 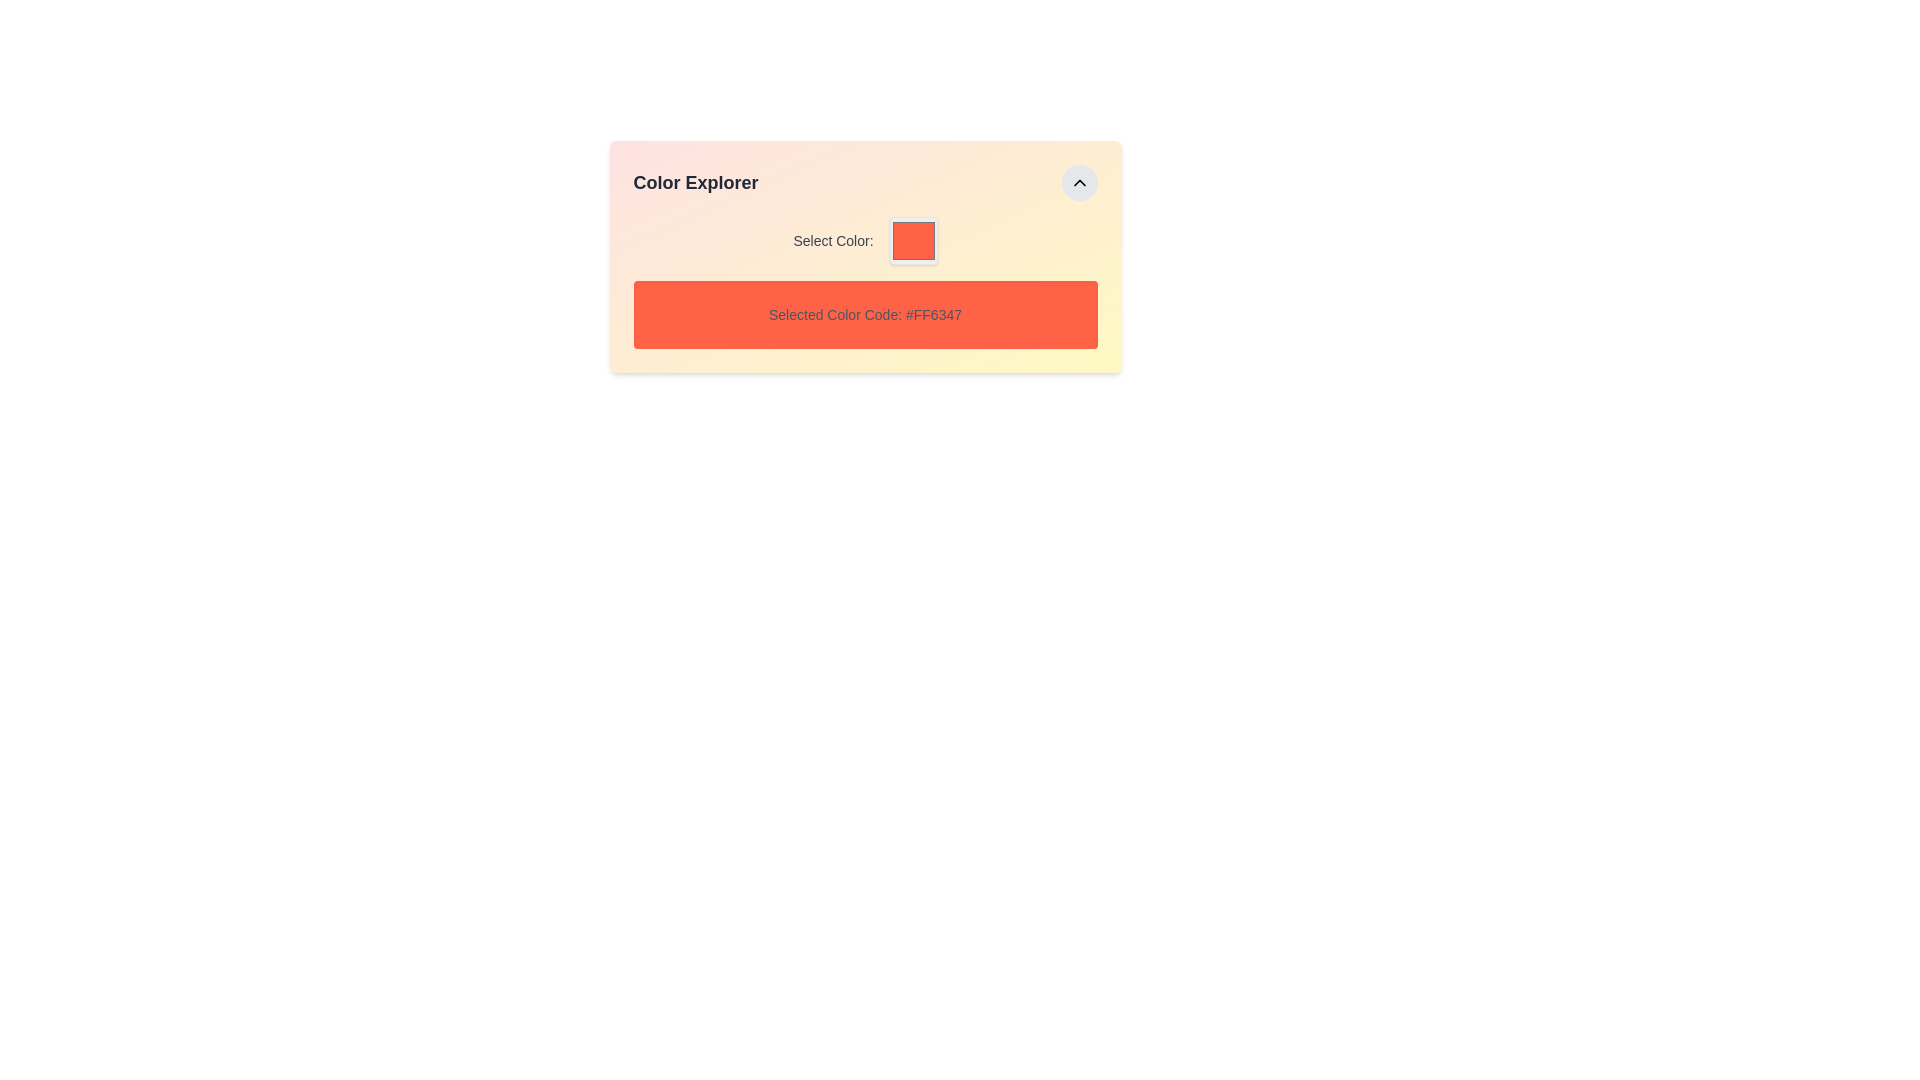 What do you see at coordinates (833, 239) in the screenshot?
I see `the Text label that serves as a descriptive label for the adjacent color selection interface located in the 'Color Explorer' panel` at bounding box center [833, 239].